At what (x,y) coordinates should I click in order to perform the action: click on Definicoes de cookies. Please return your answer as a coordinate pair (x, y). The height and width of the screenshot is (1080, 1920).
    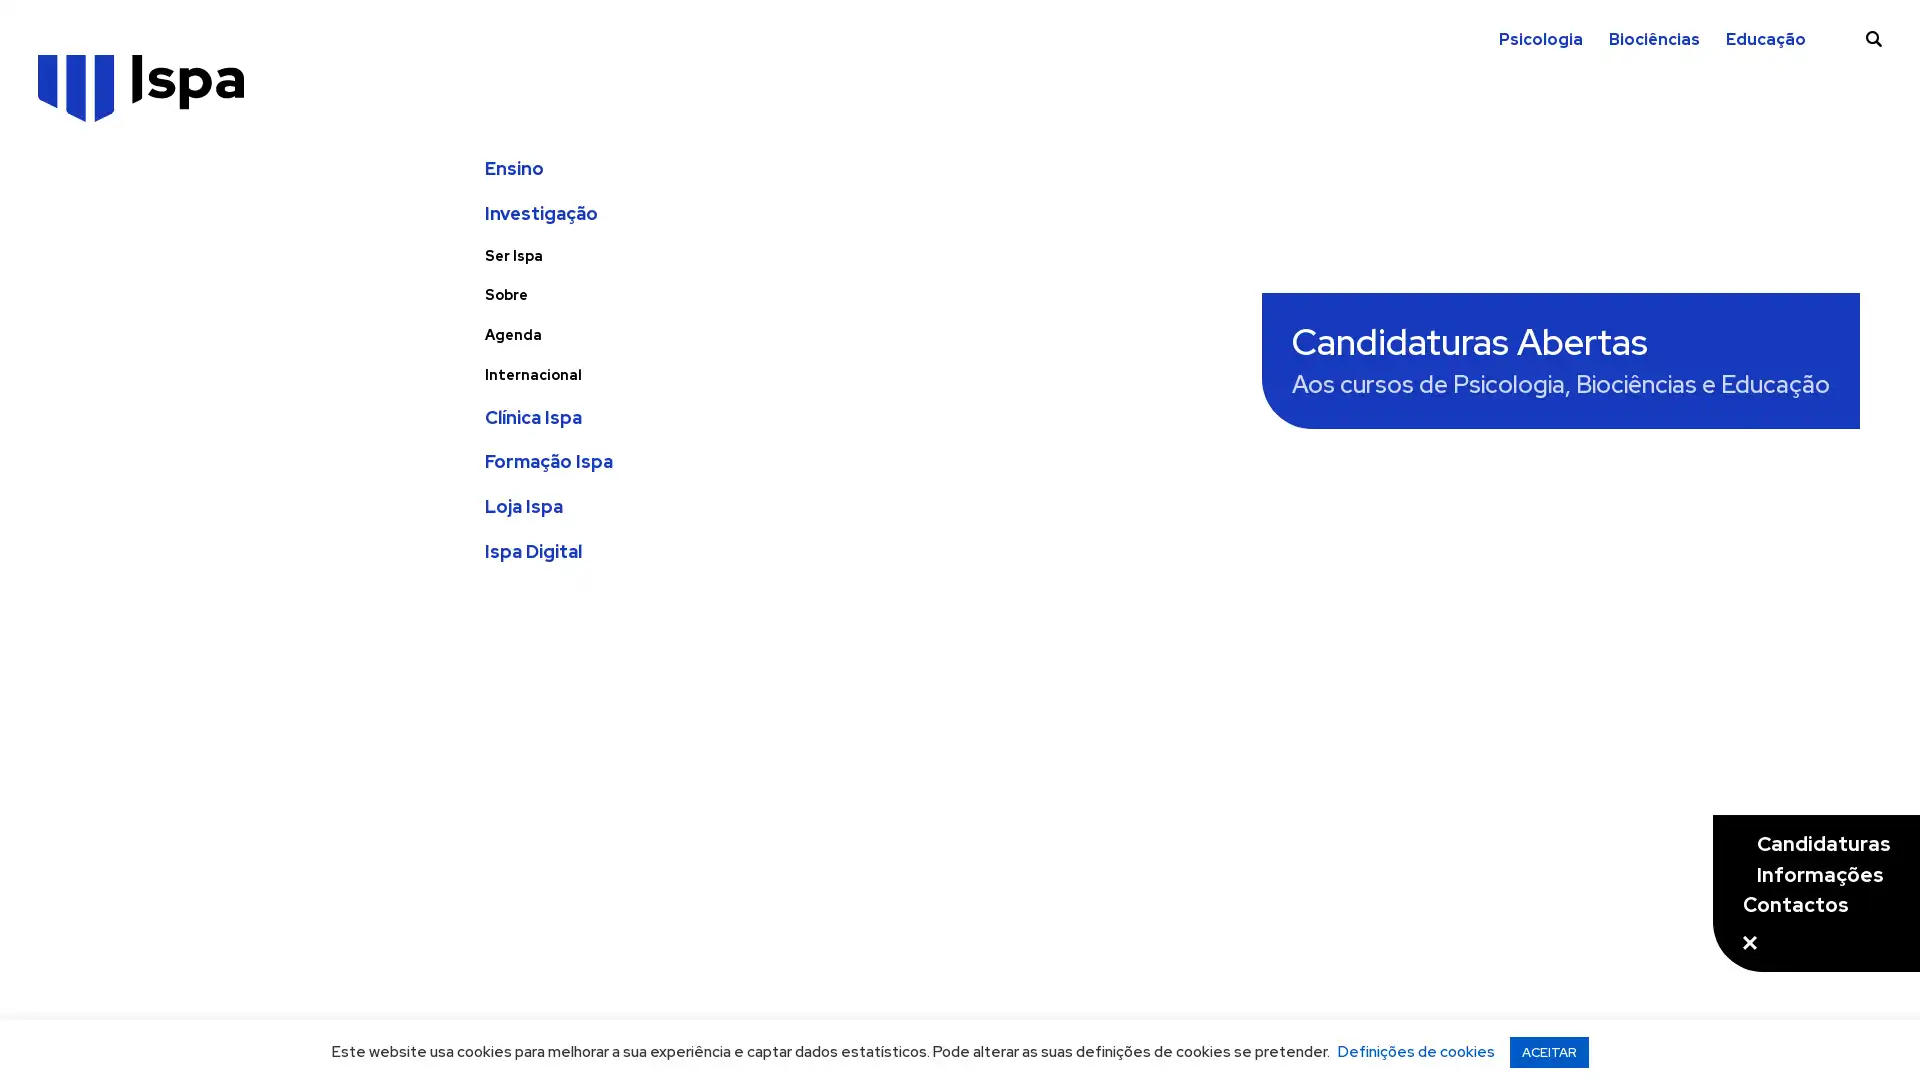
    Looking at the image, I should click on (1414, 1051).